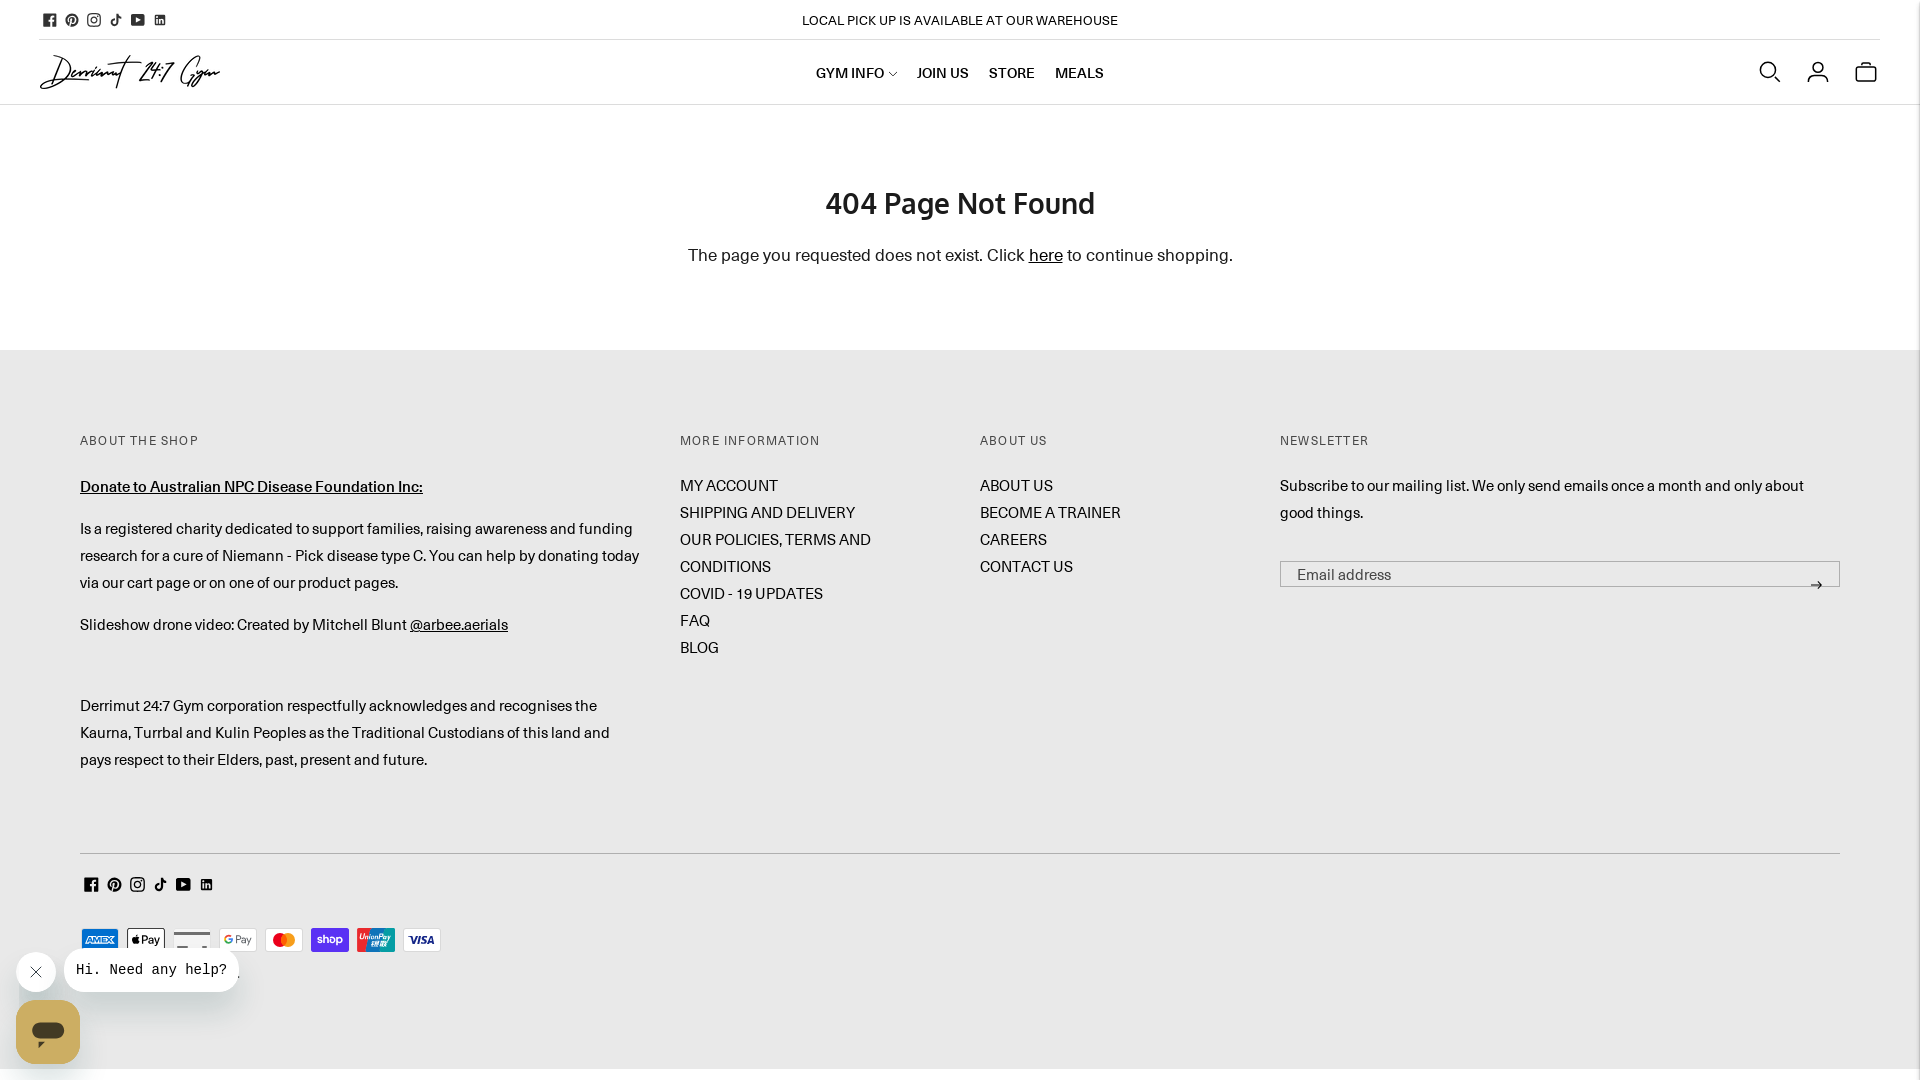 Image resolution: width=1920 pixels, height=1080 pixels. What do you see at coordinates (1054, 71) in the screenshot?
I see `'MEALS'` at bounding box center [1054, 71].